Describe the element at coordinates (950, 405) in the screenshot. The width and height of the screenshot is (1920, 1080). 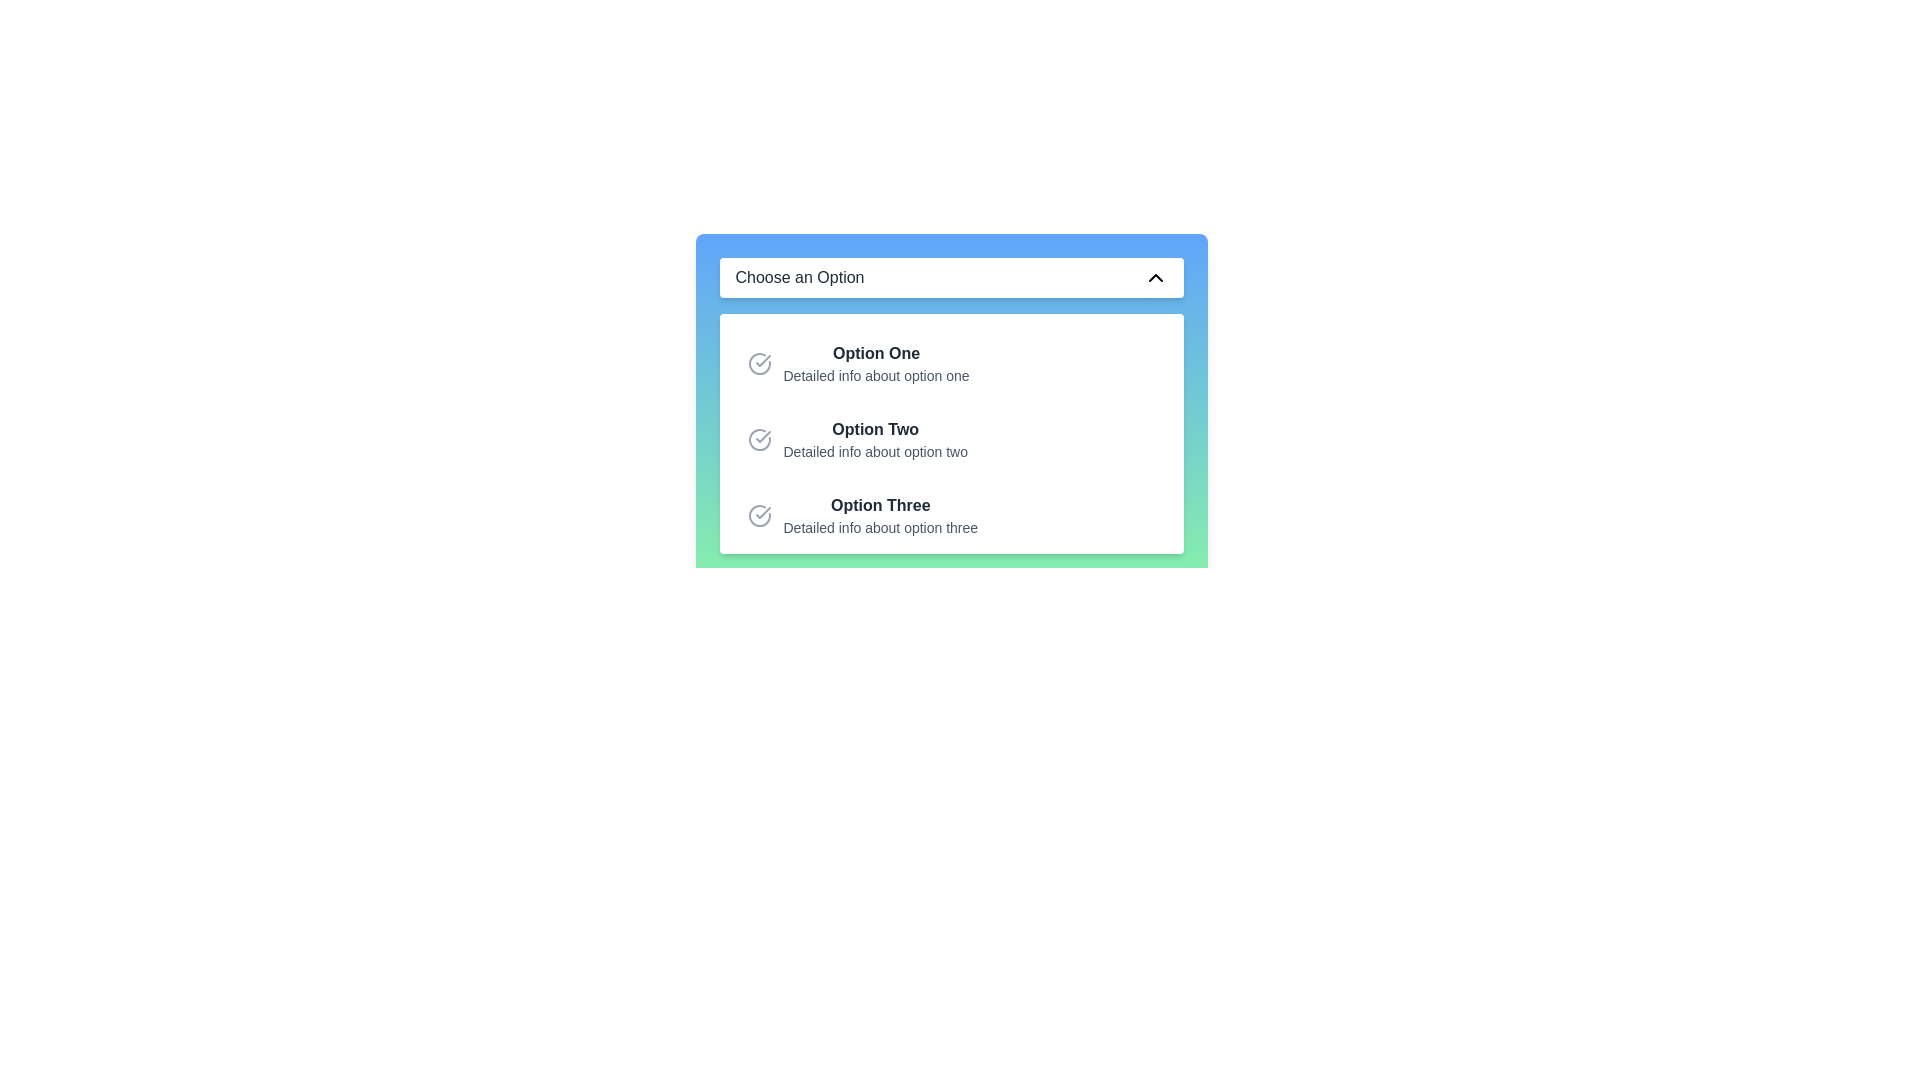
I see `the dropdown menu titled 'Choose an Option'` at that location.